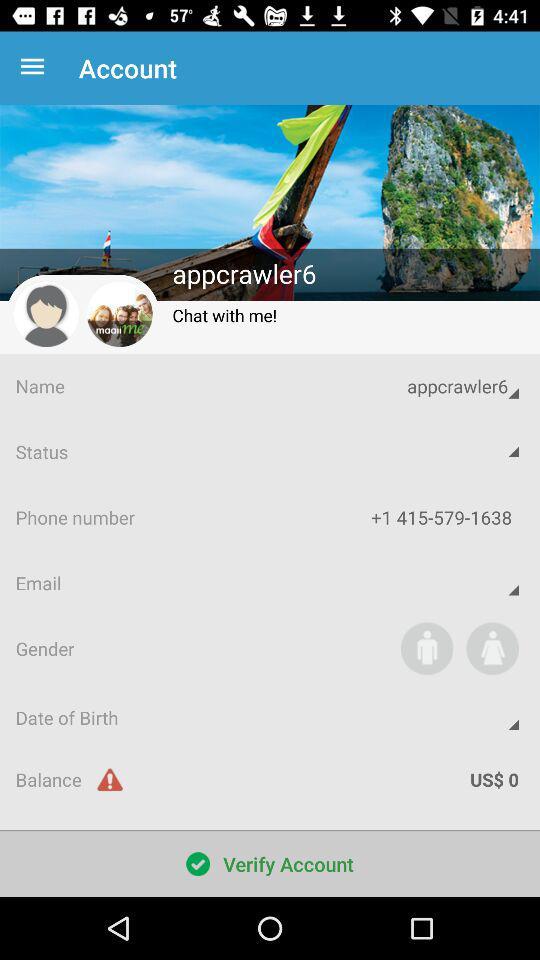 This screenshot has height=960, width=540. What do you see at coordinates (426, 647) in the screenshot?
I see `the app below the email` at bounding box center [426, 647].